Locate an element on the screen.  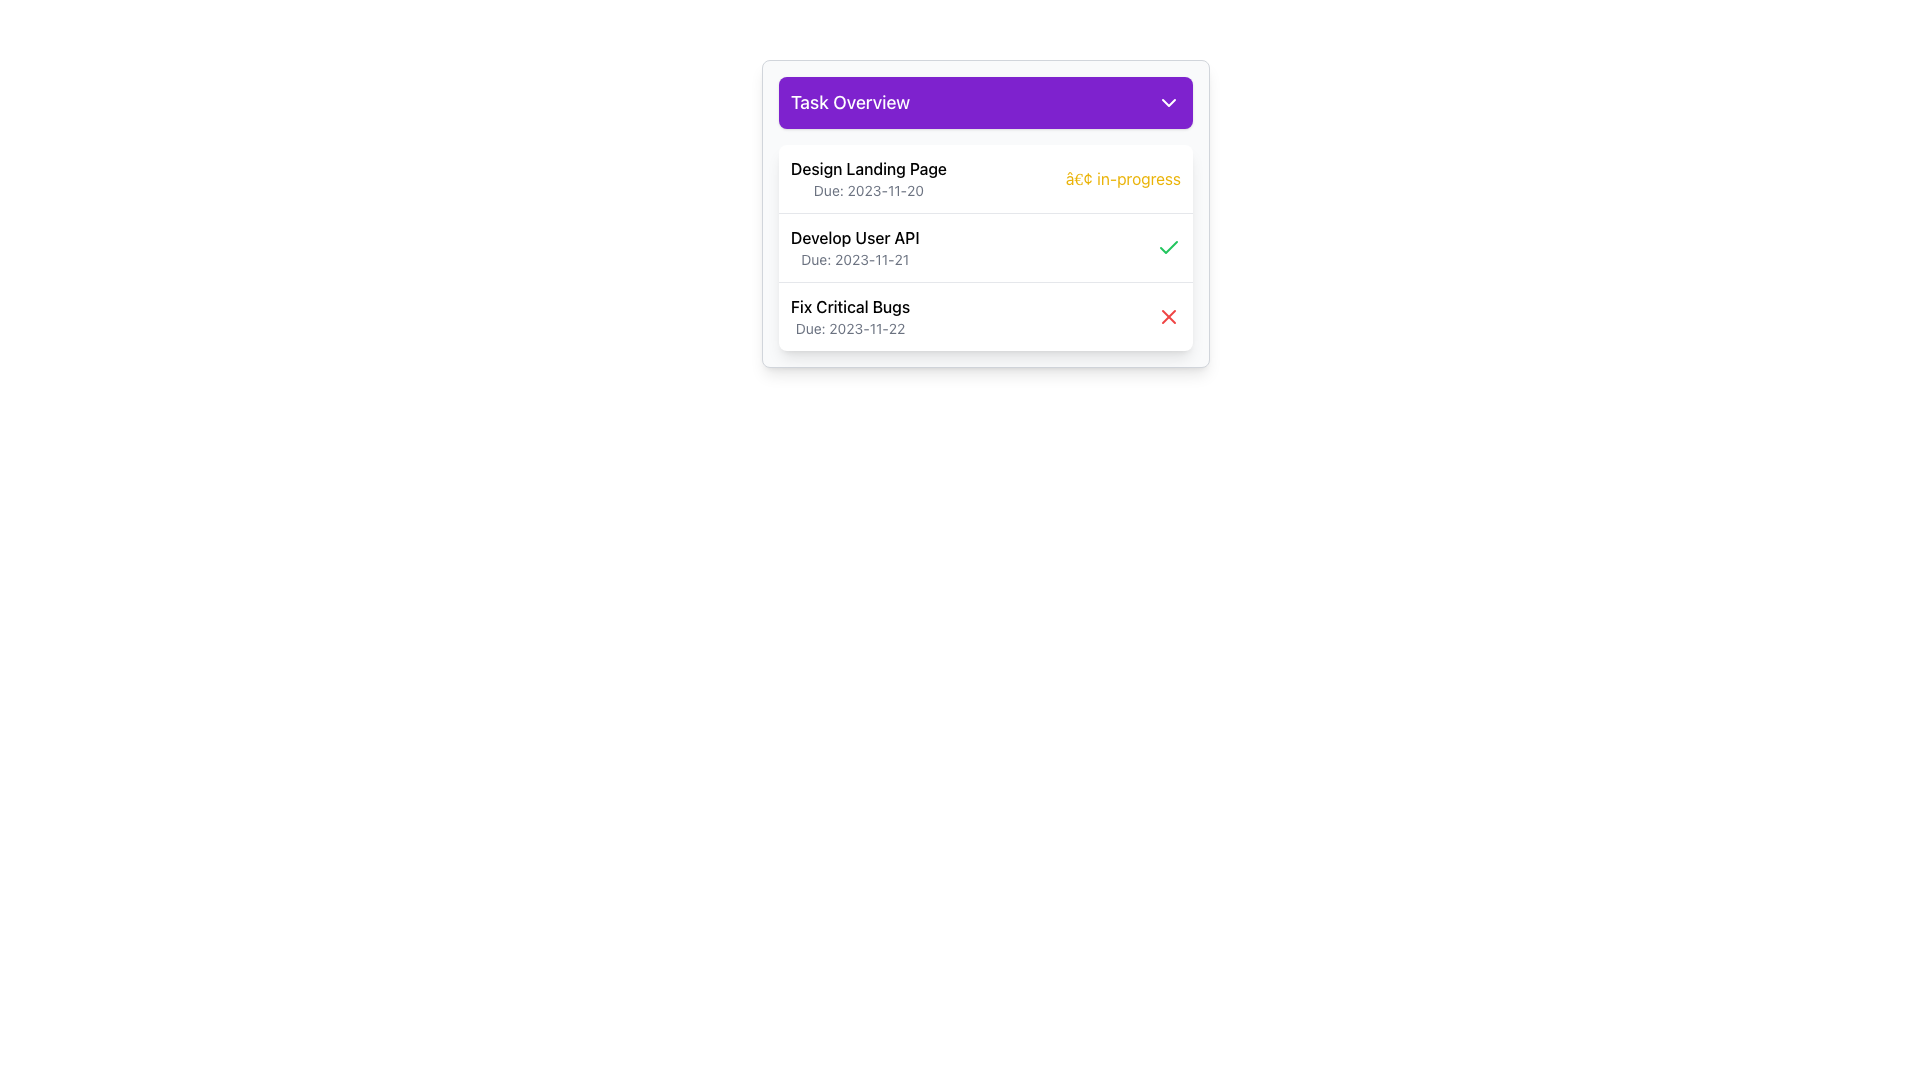
the task completion icon located on the right side of the 'Develop User API' row is located at coordinates (1169, 246).